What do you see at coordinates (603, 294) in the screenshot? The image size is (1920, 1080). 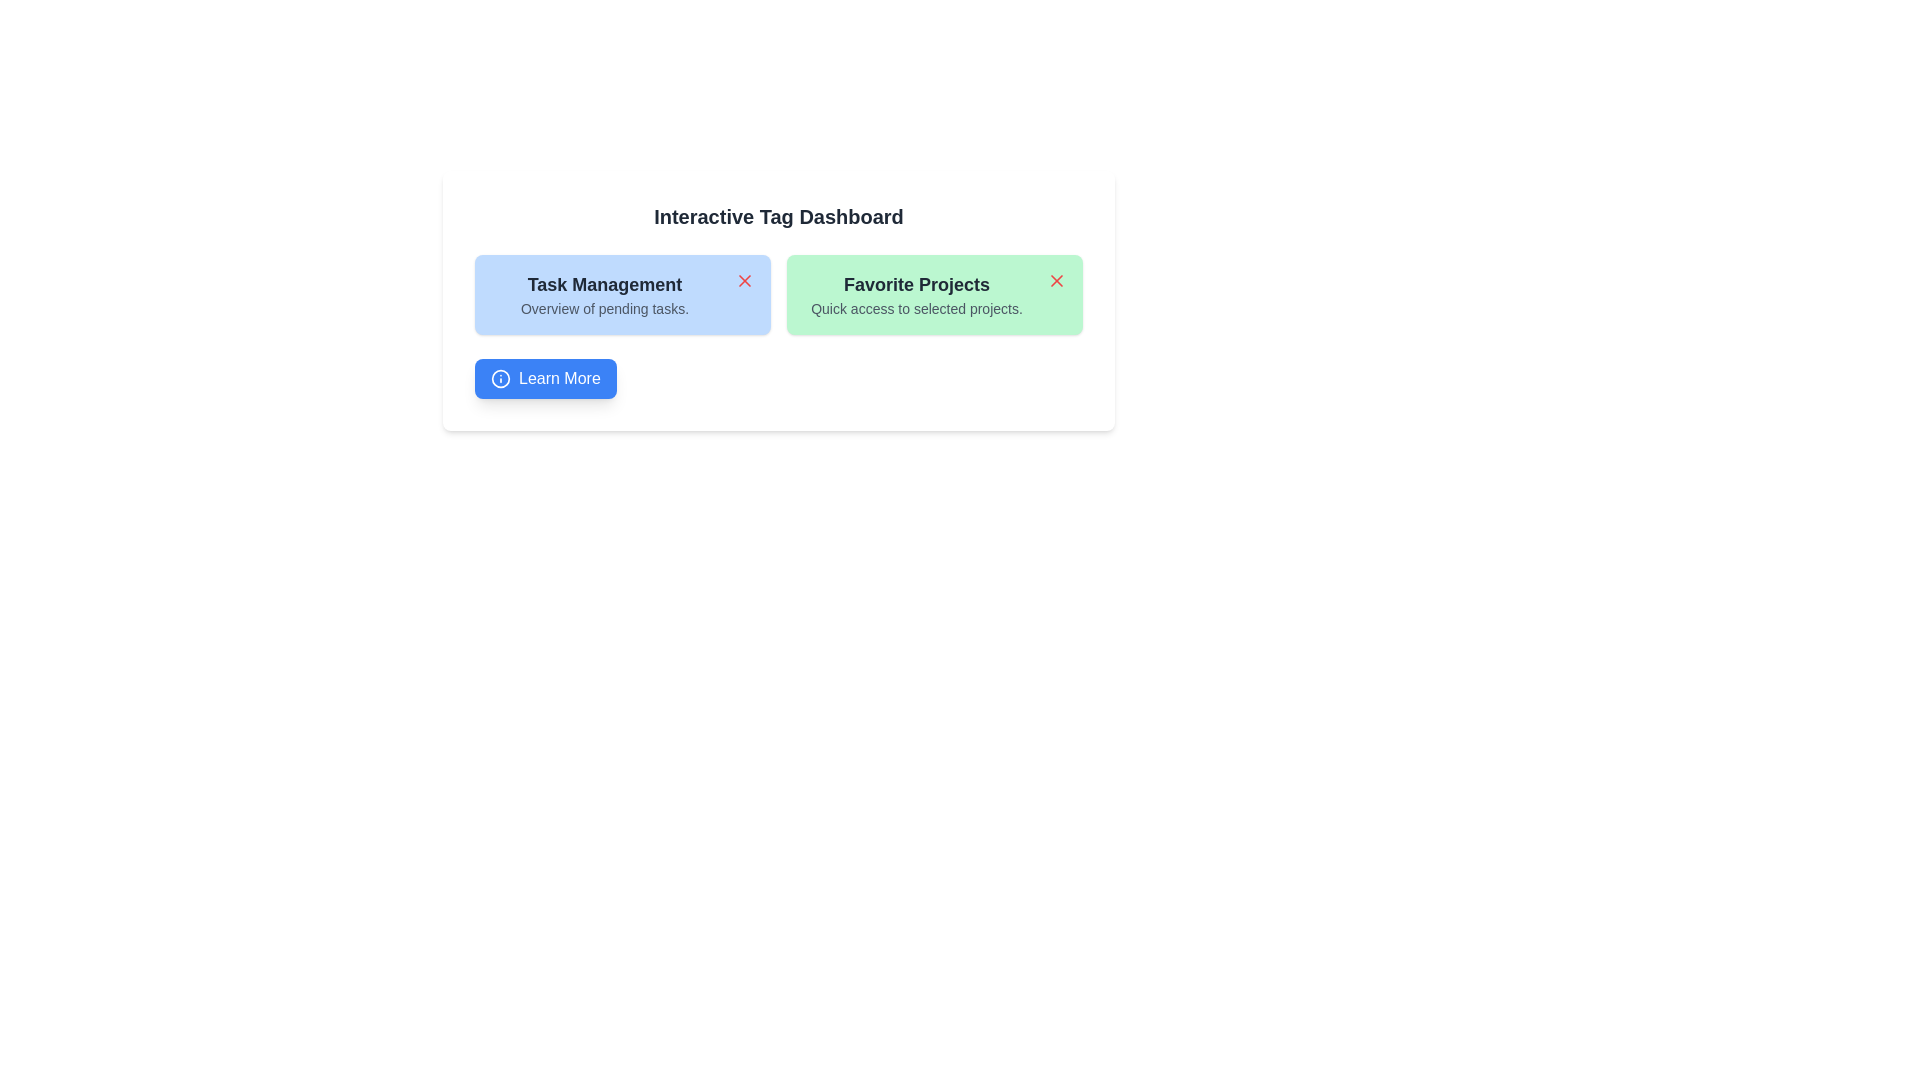 I see `the Text block titled 'Task Management' which features a bold headline and a smaller description in a light blue background` at bounding box center [603, 294].